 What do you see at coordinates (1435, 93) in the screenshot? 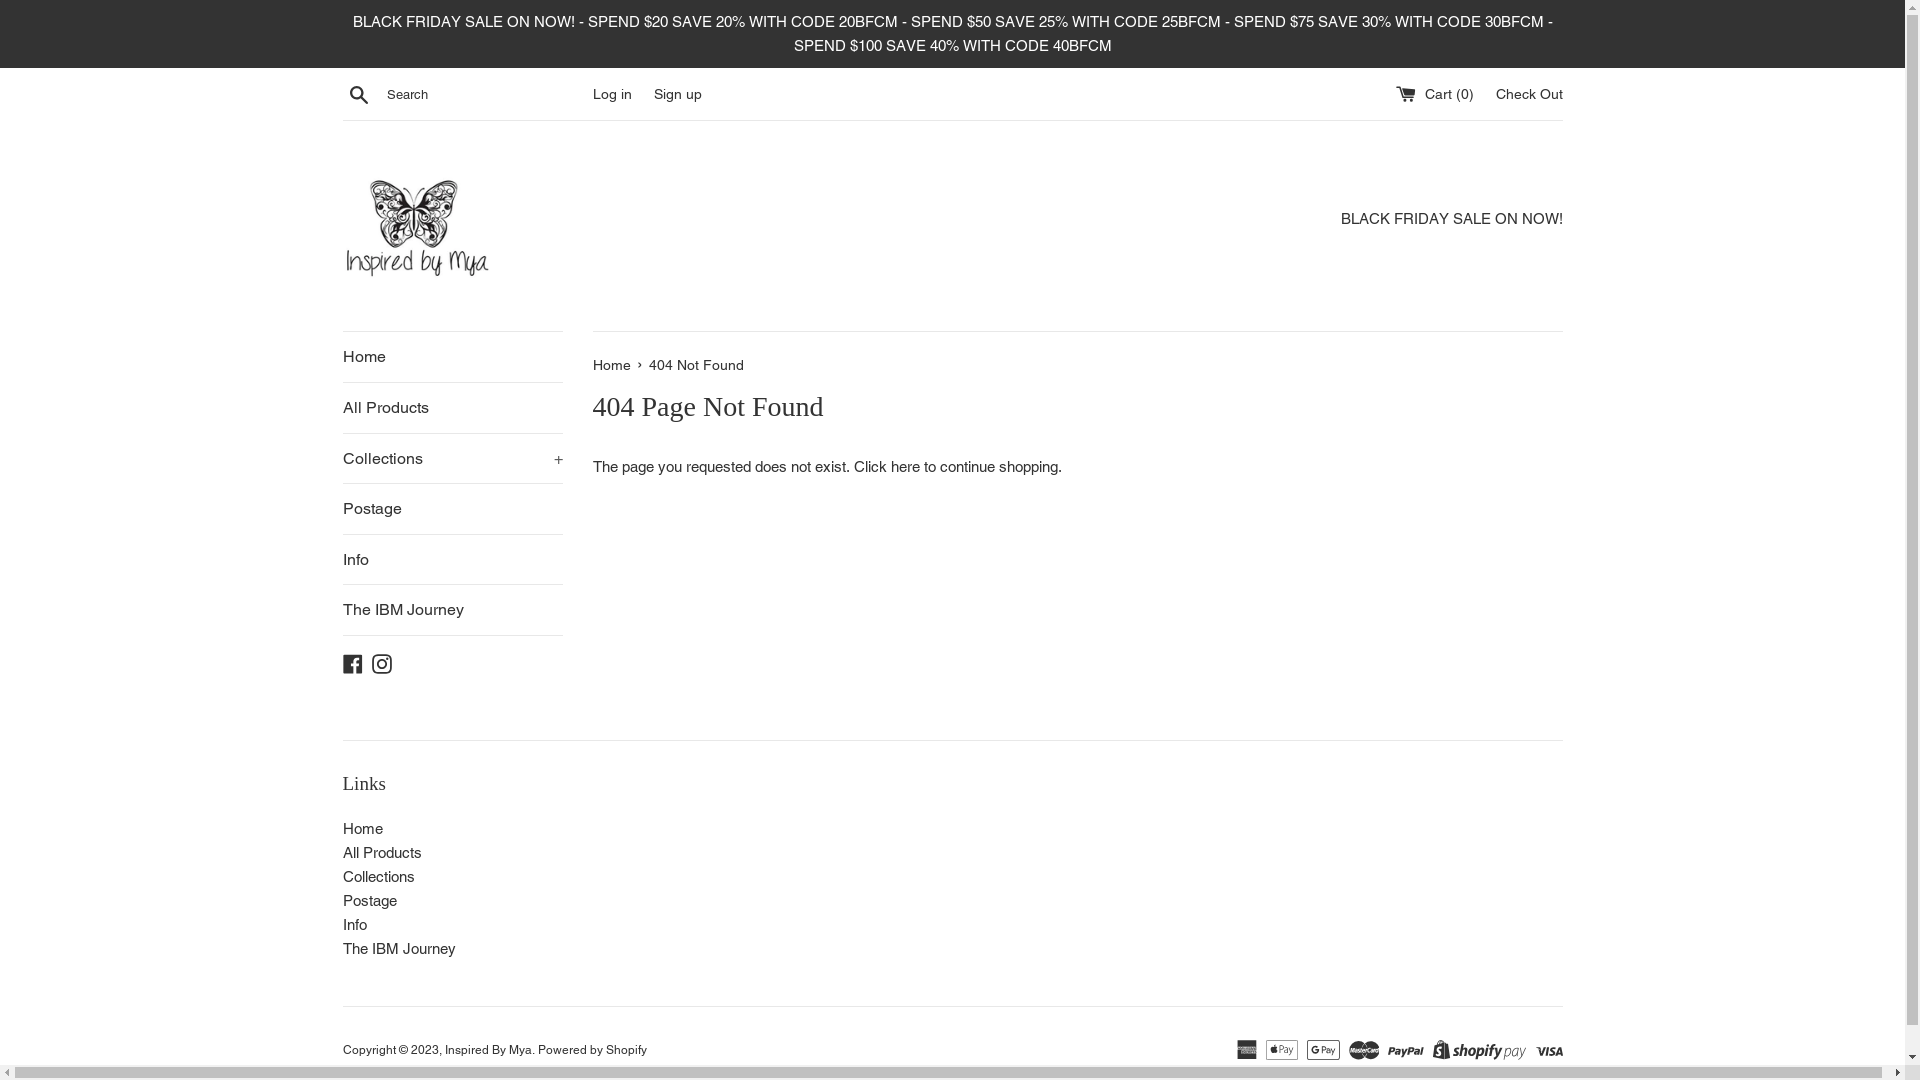
I see `'Cart (0)'` at bounding box center [1435, 93].